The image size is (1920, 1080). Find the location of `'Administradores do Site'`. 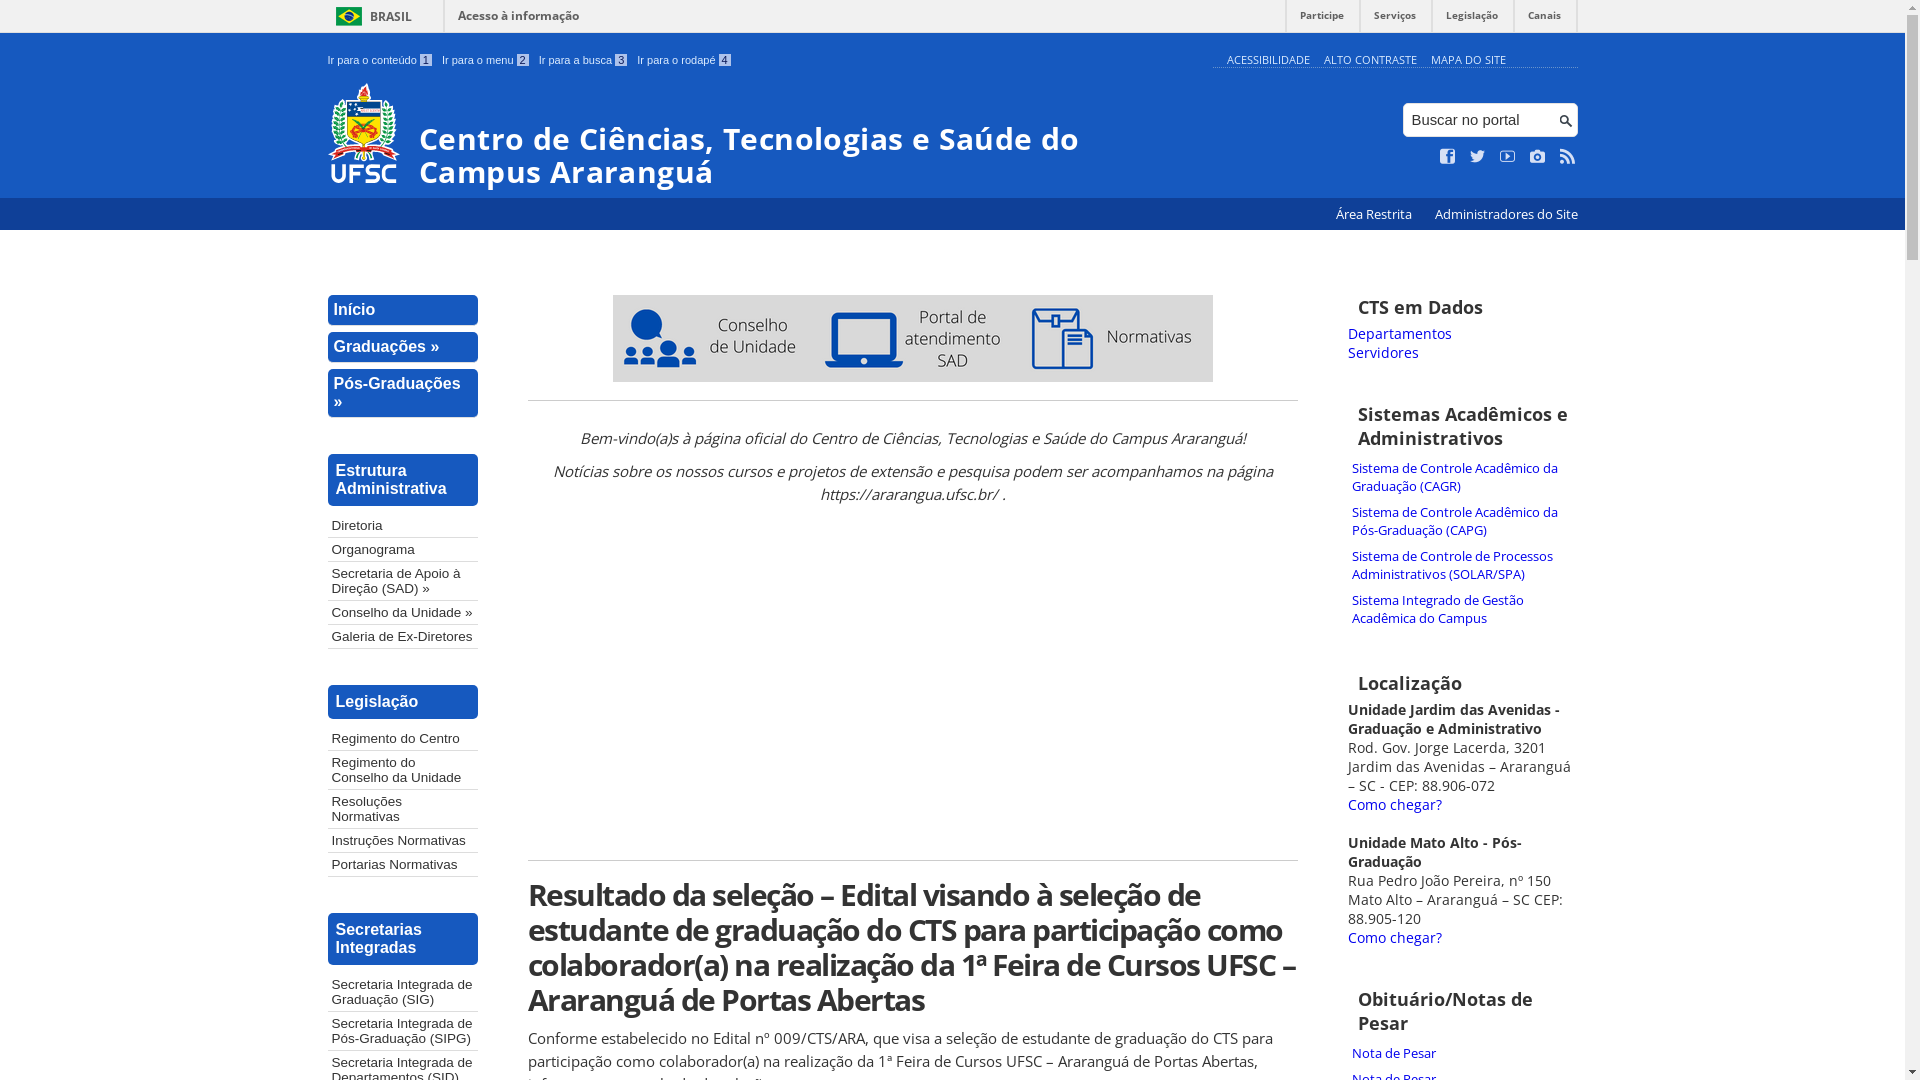

'Administradores do Site' is located at coordinates (1505, 214).